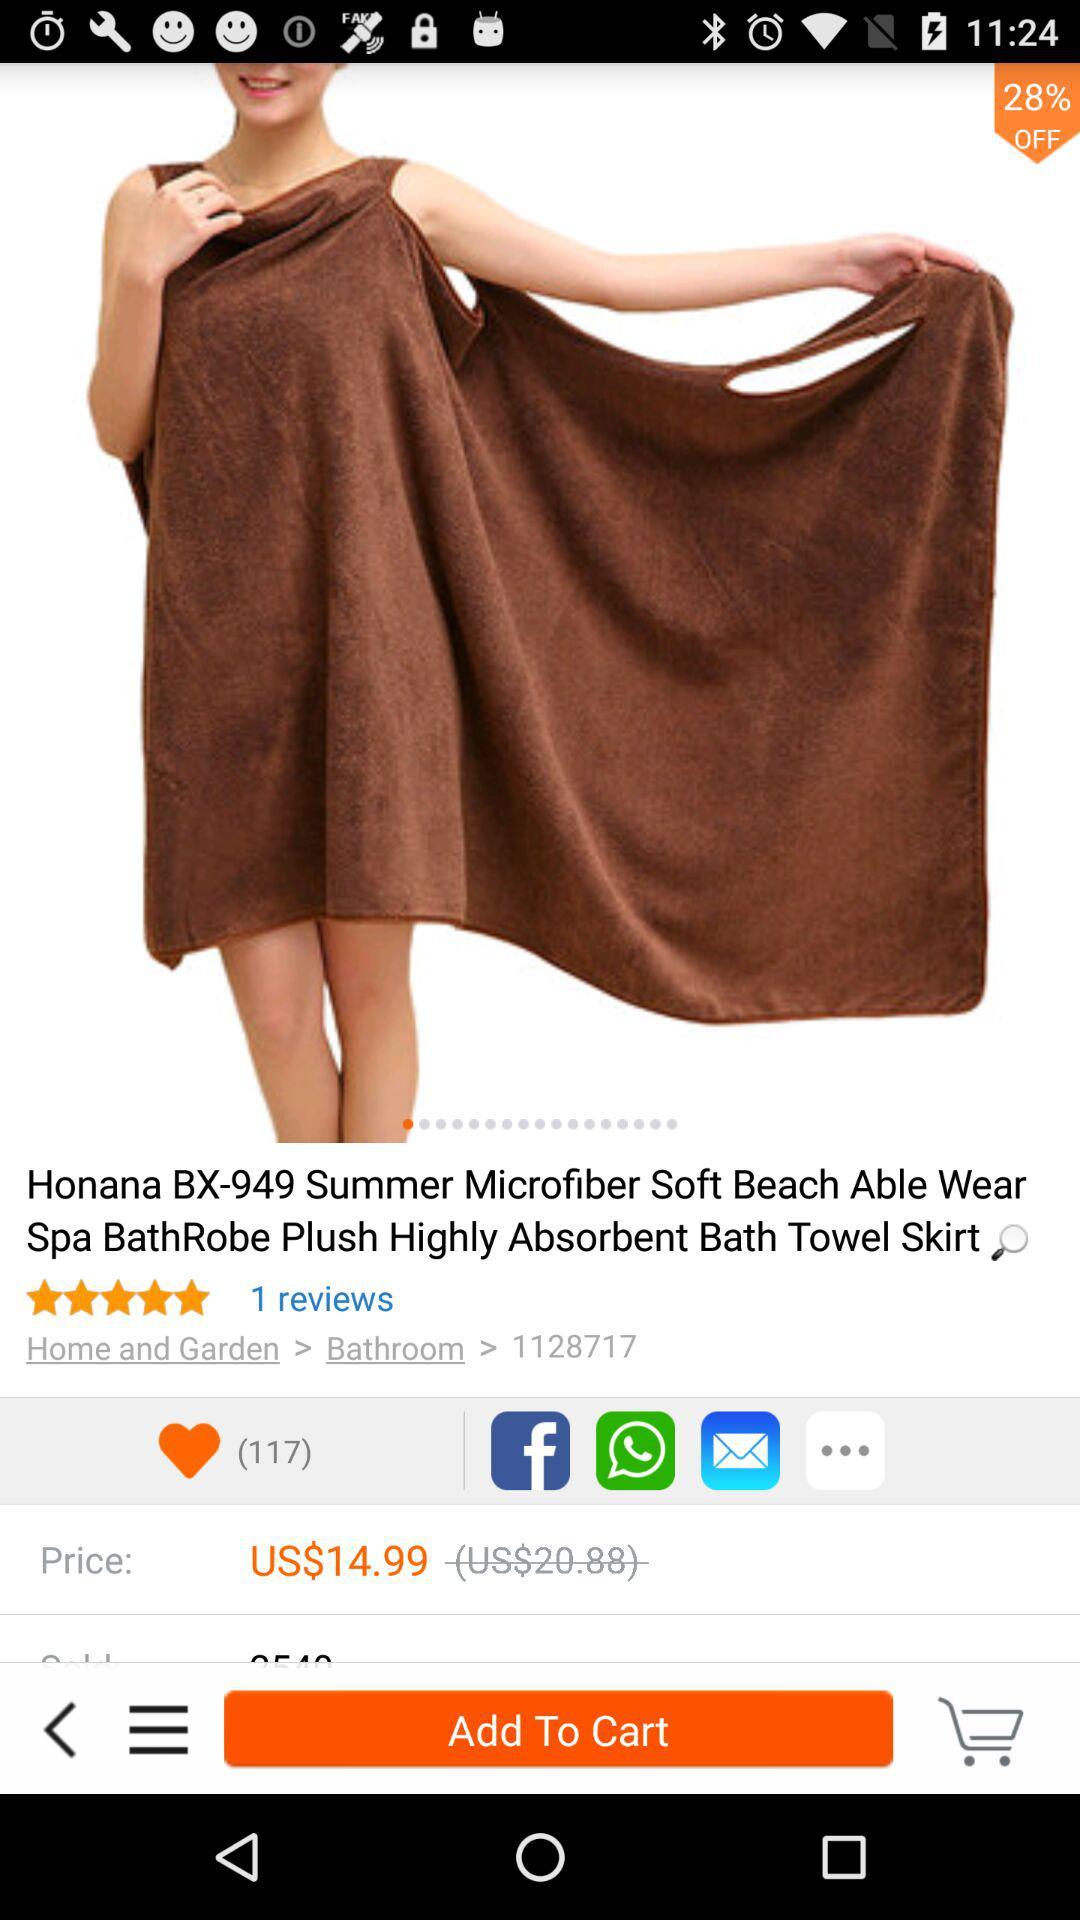  I want to click on picture, so click(439, 1124).